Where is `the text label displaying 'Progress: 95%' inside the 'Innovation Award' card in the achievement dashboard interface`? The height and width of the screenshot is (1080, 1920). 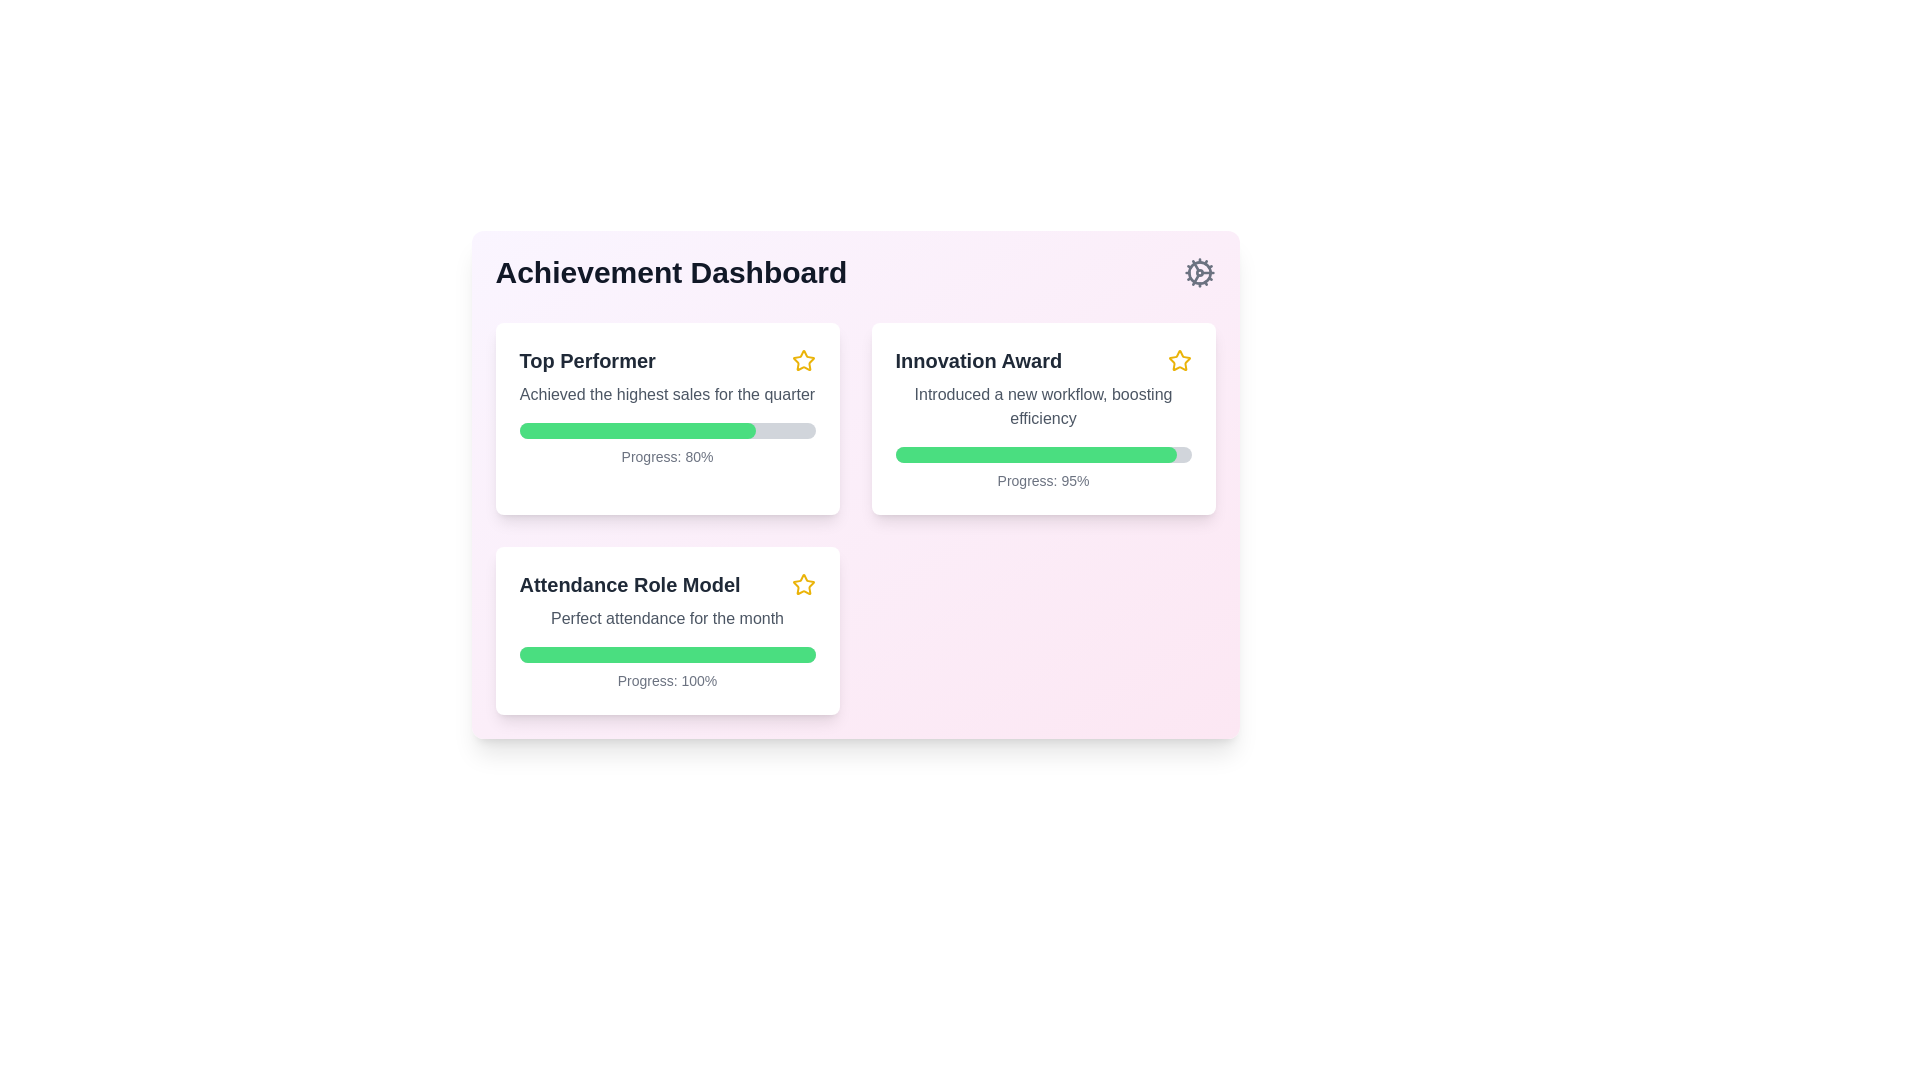
the text label displaying 'Progress: 95%' inside the 'Innovation Award' card in the achievement dashboard interface is located at coordinates (1042, 481).